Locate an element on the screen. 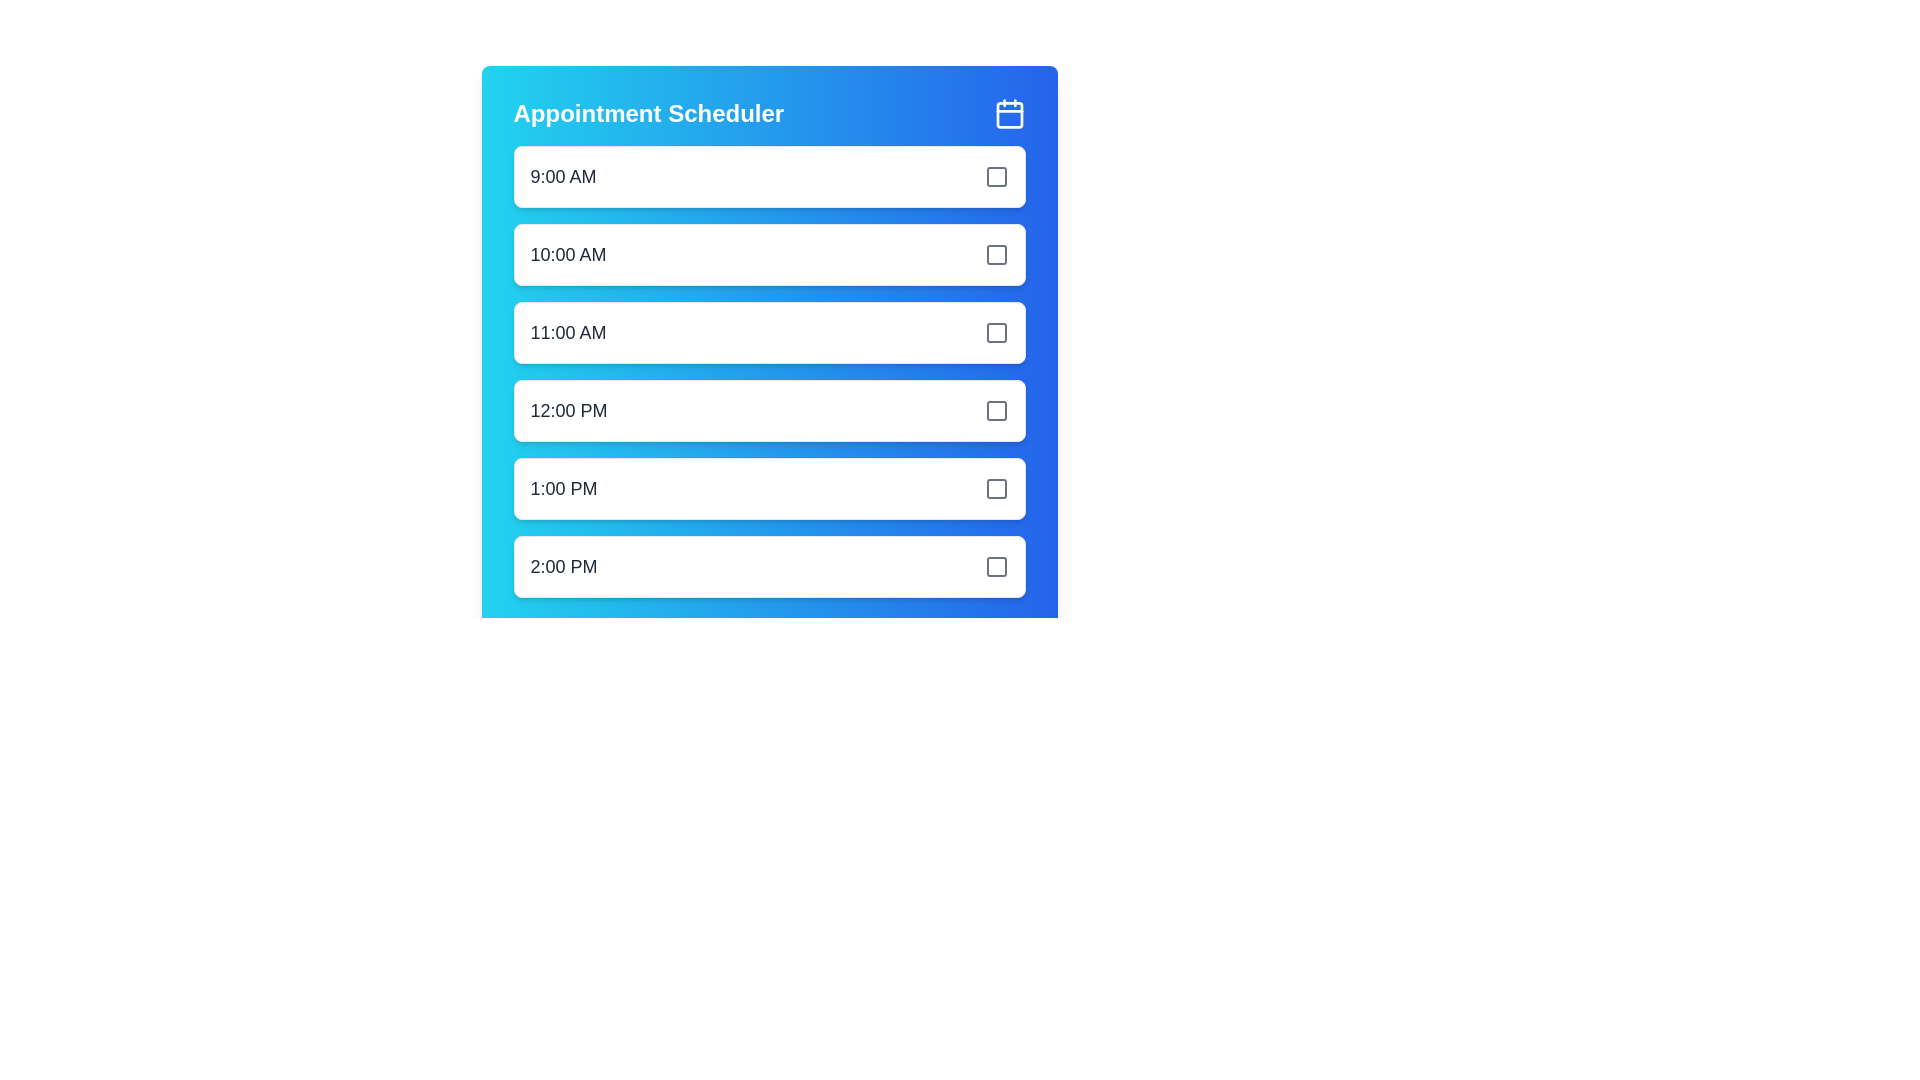  the time slot 11:00 AM by clicking on its corresponding interactive element is located at coordinates (768, 331).